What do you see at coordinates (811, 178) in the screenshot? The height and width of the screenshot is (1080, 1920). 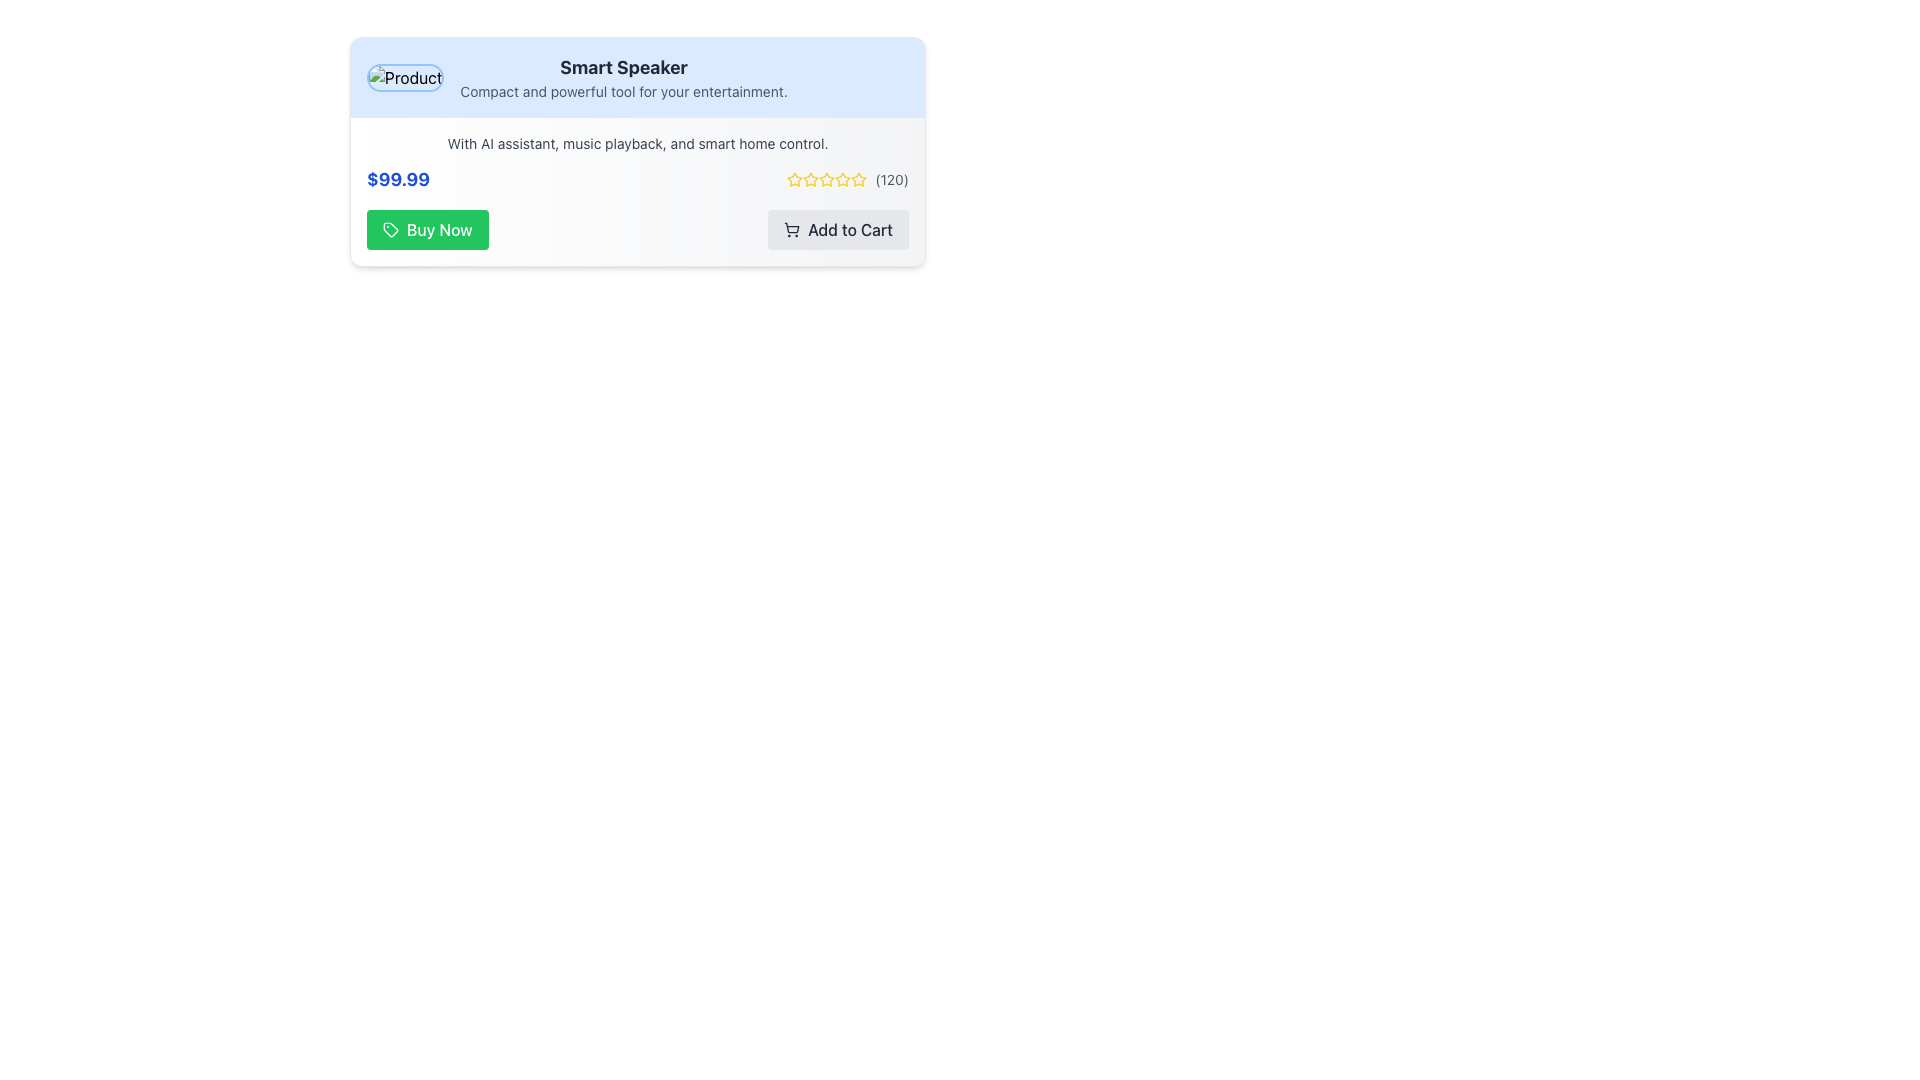 I see `the second star icon in the rating system, which is part of a row of five stars indicating product quality or popularity, located on the middle-right area of the product's information card` at bounding box center [811, 178].